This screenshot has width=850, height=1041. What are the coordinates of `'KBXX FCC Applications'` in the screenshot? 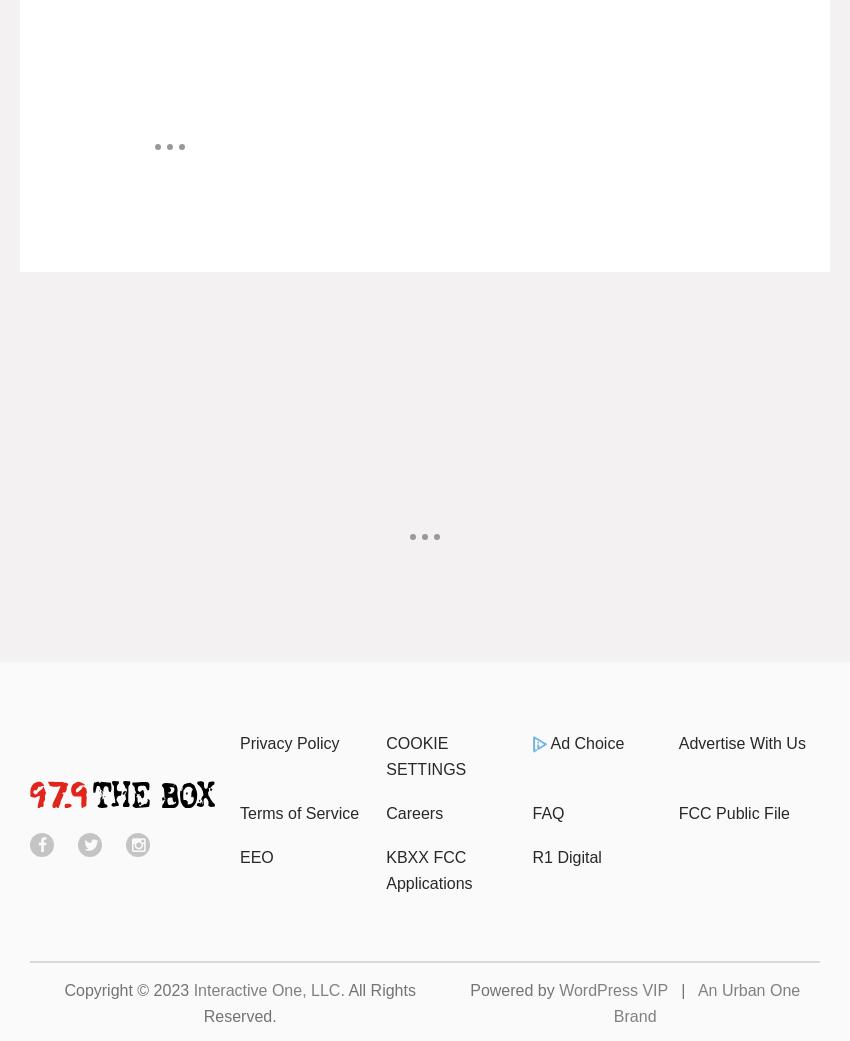 It's located at (427, 868).